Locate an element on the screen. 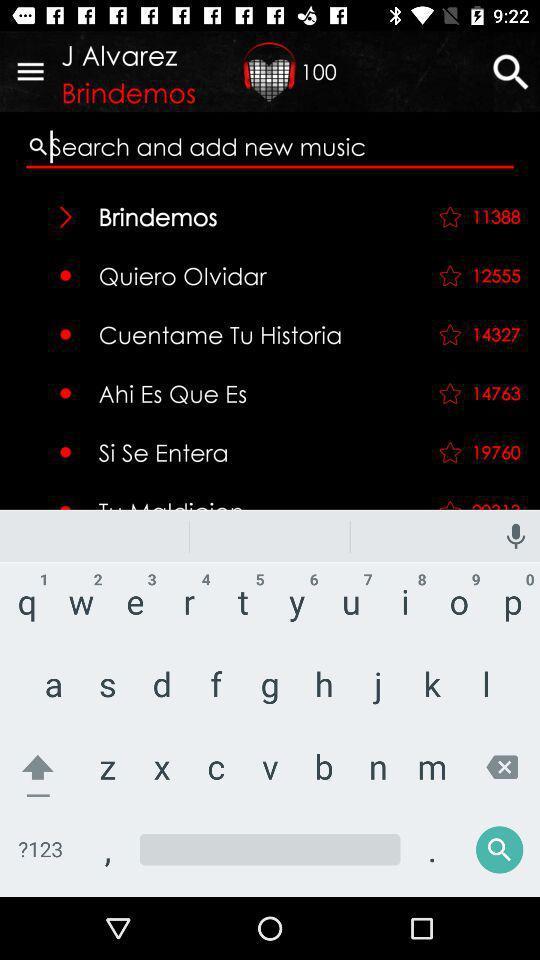 This screenshot has height=960, width=540. the search icon is located at coordinates (510, 71).